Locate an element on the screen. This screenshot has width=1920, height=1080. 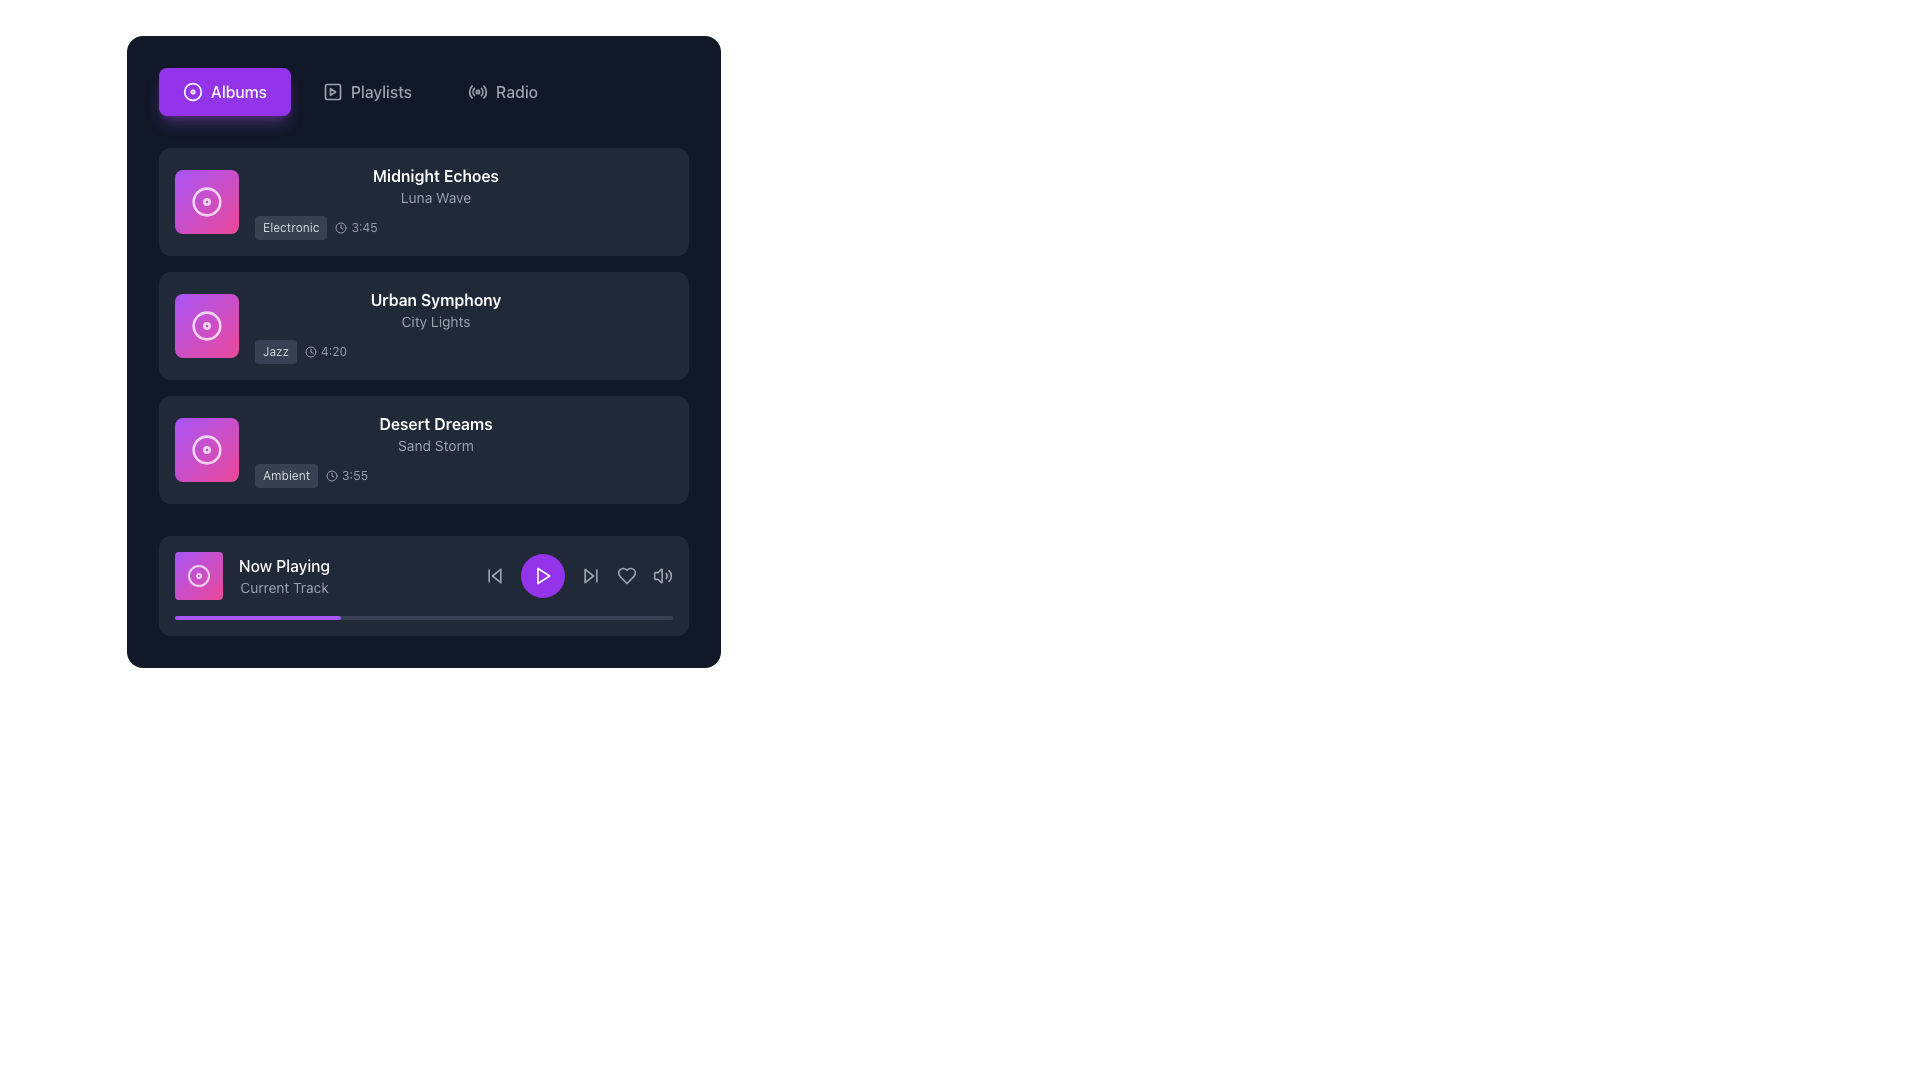
the Decorative Icon located within the 'Albums' button, positioned to the left of the text, enhancing the visual presentation of the button is located at coordinates (192, 92).